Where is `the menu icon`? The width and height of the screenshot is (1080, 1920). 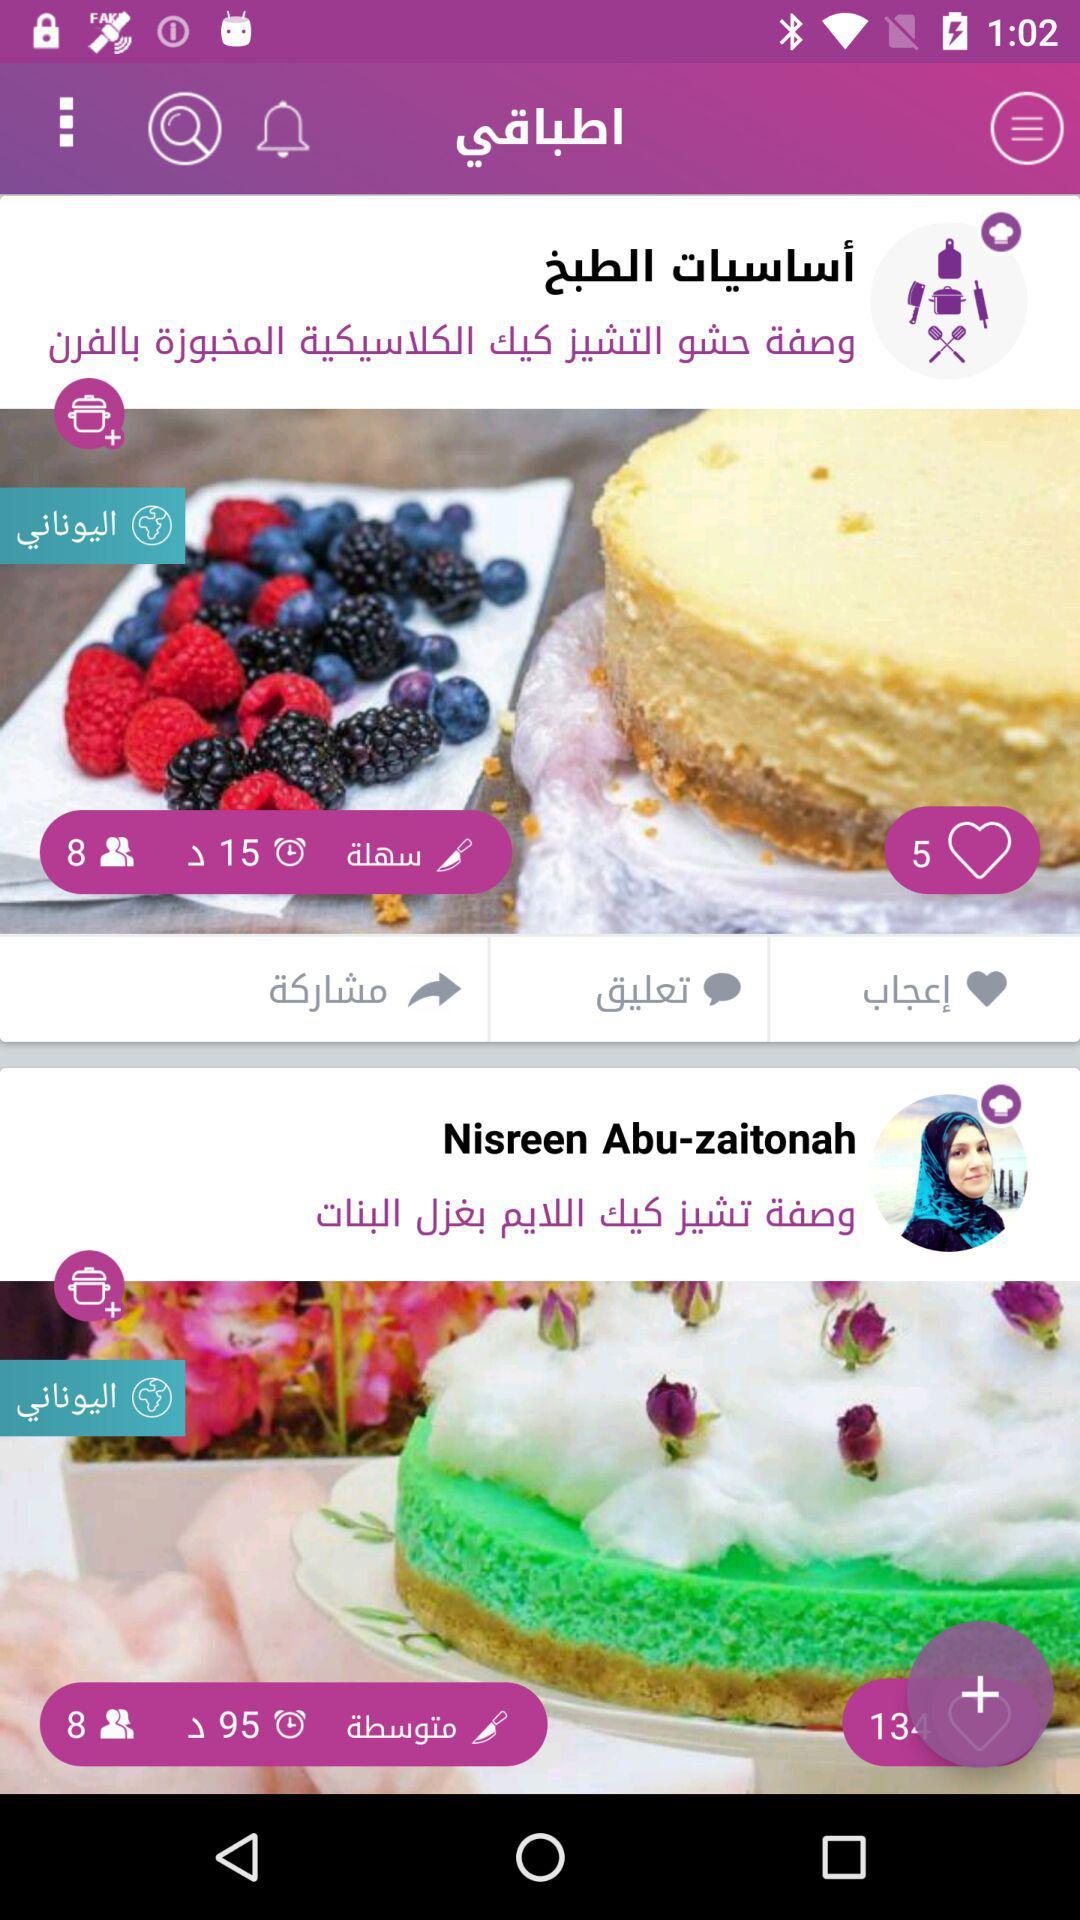
the menu icon is located at coordinates (1014, 127).